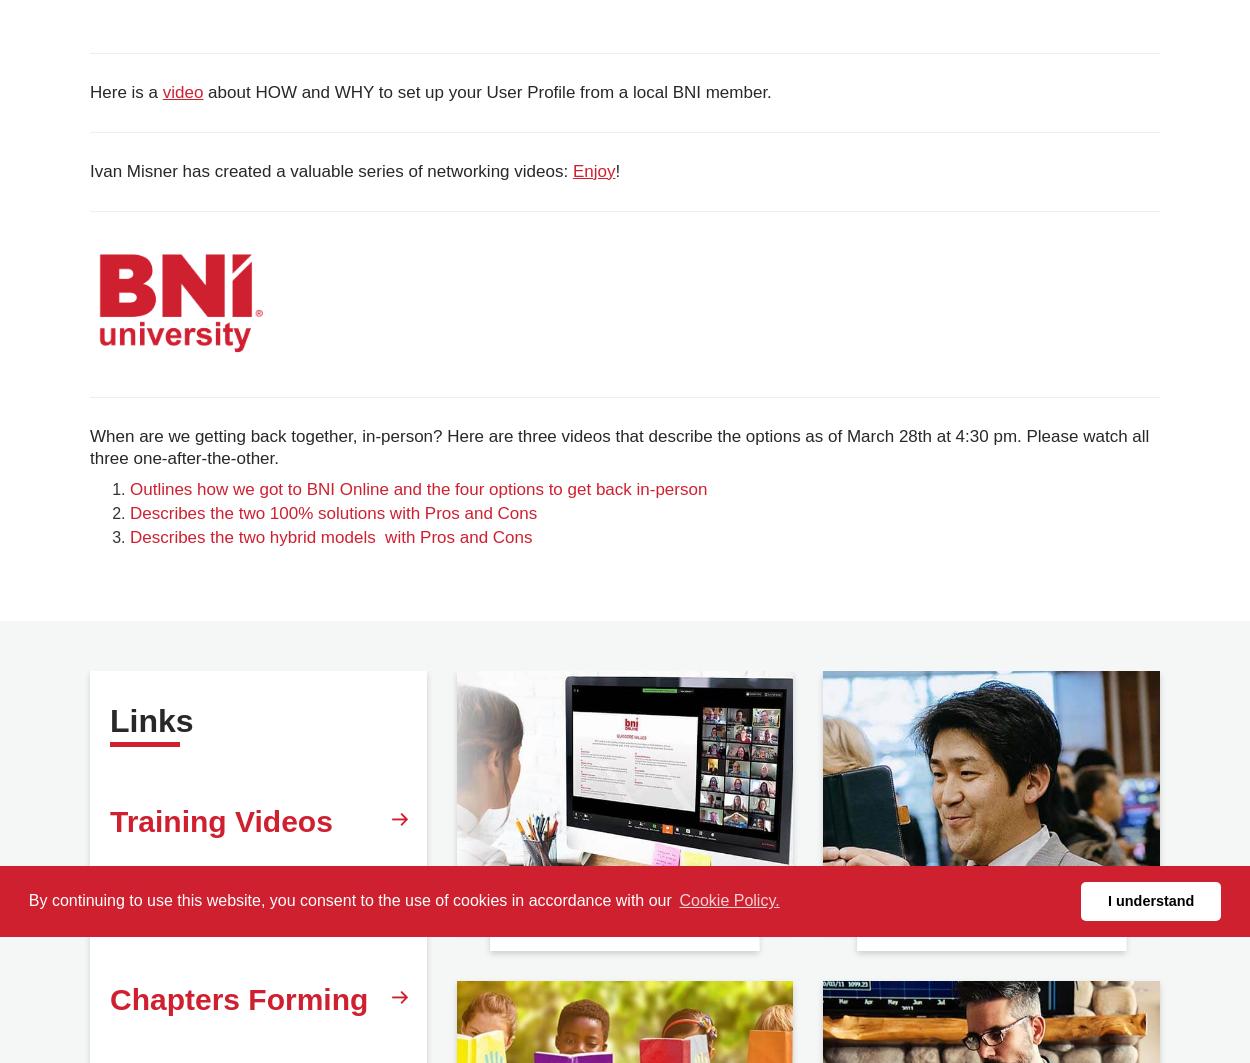 This screenshot has width=1250, height=1063. Describe the element at coordinates (332, 513) in the screenshot. I see `'Describes the two 100% solutions with Pros and Cons'` at that location.